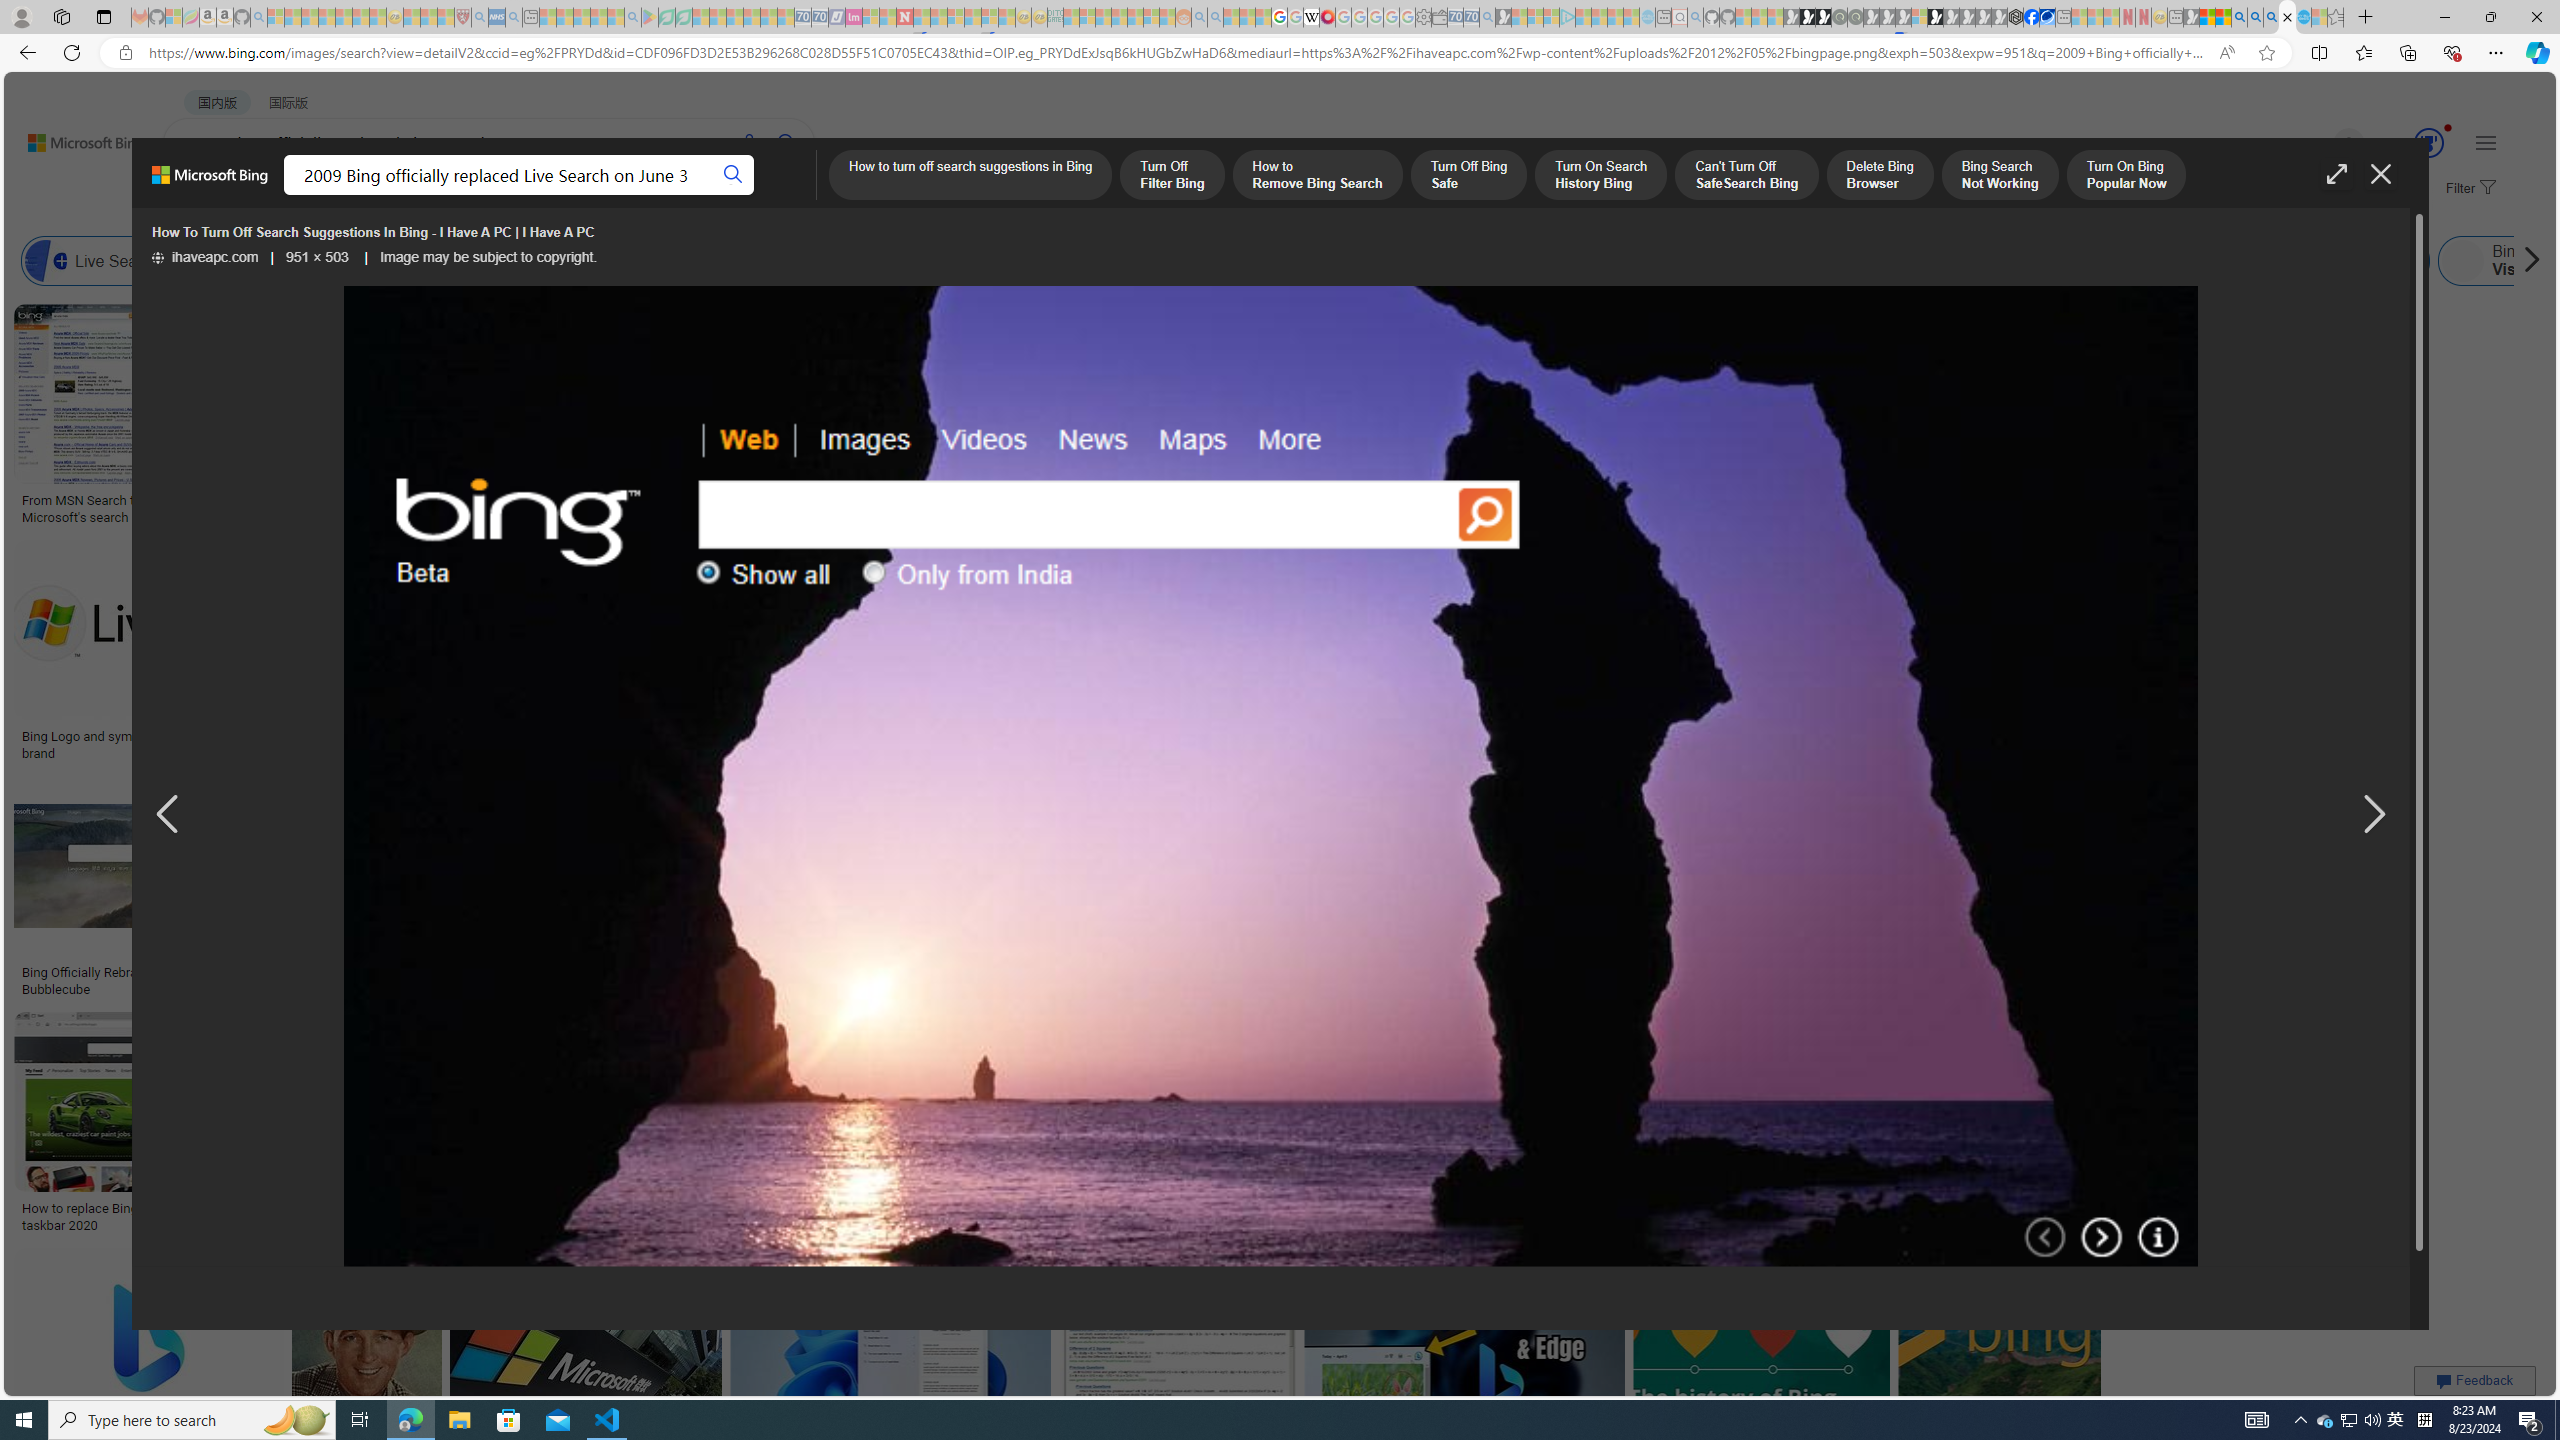  Describe the element at coordinates (632, 16) in the screenshot. I see `'google - Search - Sleeping'` at that location.